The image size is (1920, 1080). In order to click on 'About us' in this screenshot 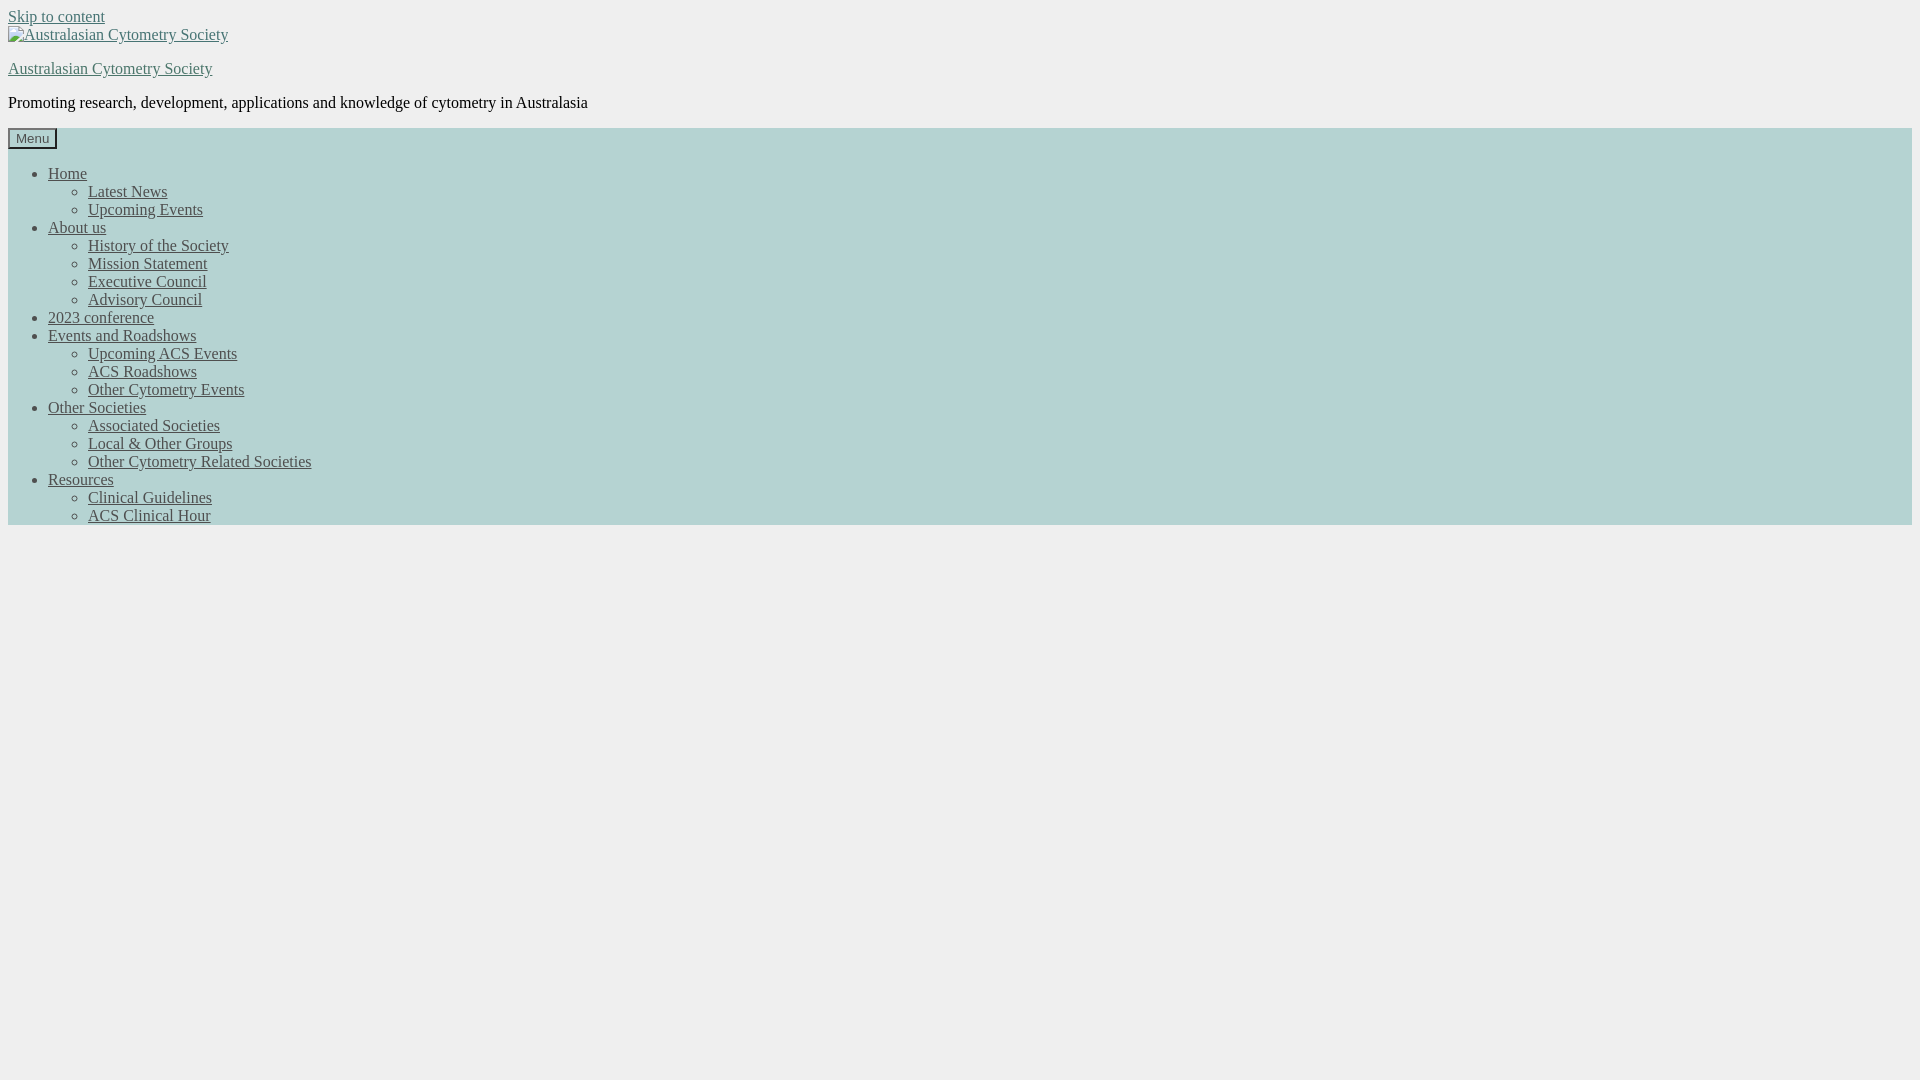, I will do `click(76, 226)`.